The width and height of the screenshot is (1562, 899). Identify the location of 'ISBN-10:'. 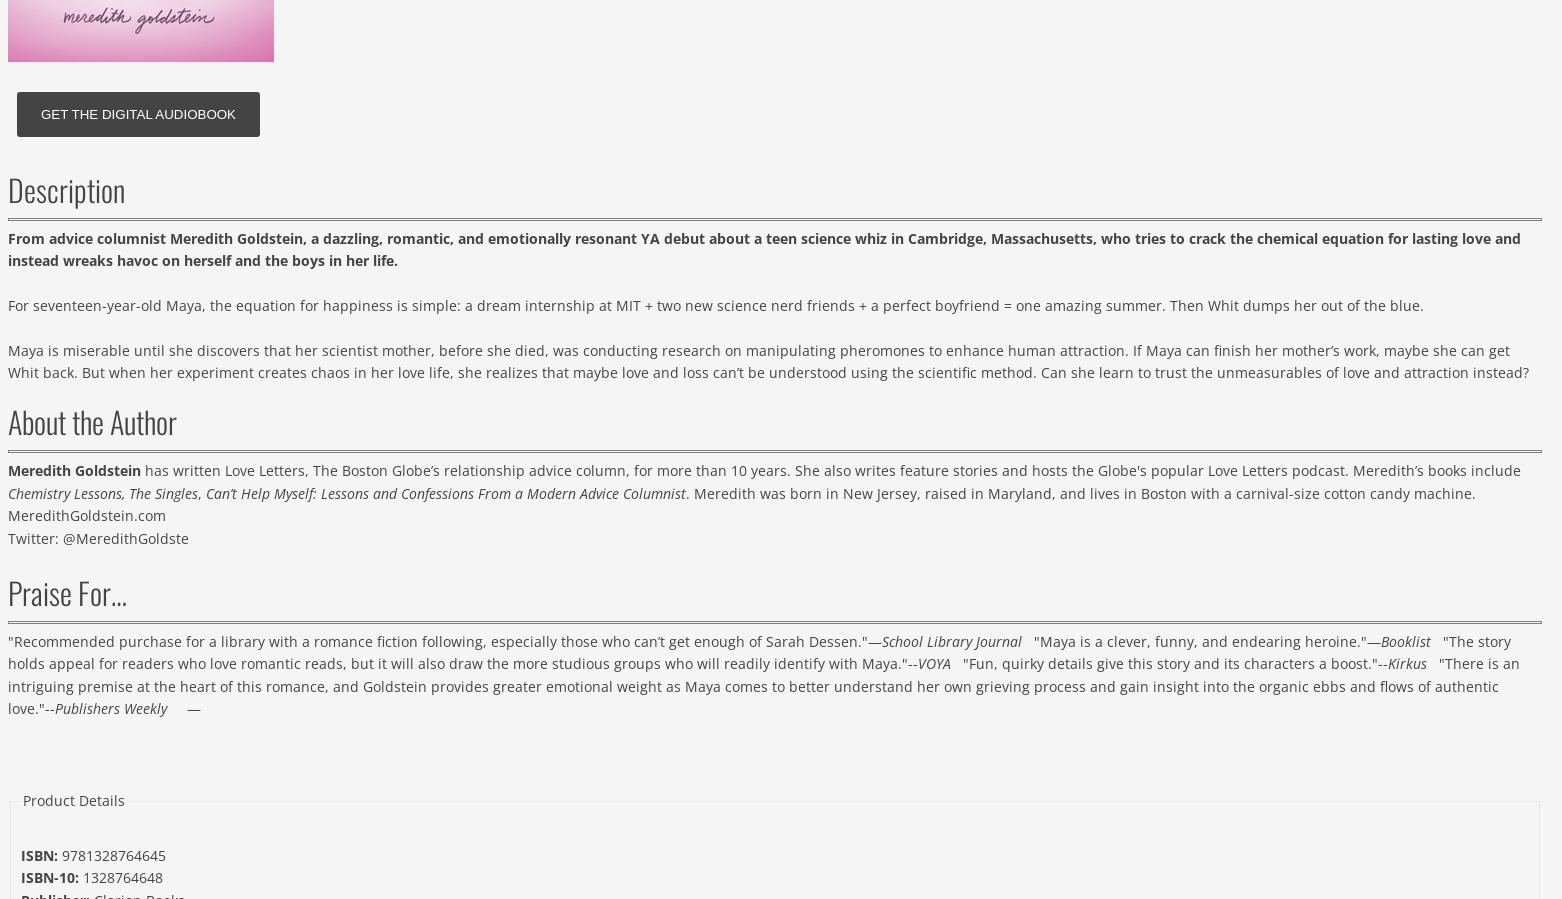
(49, 877).